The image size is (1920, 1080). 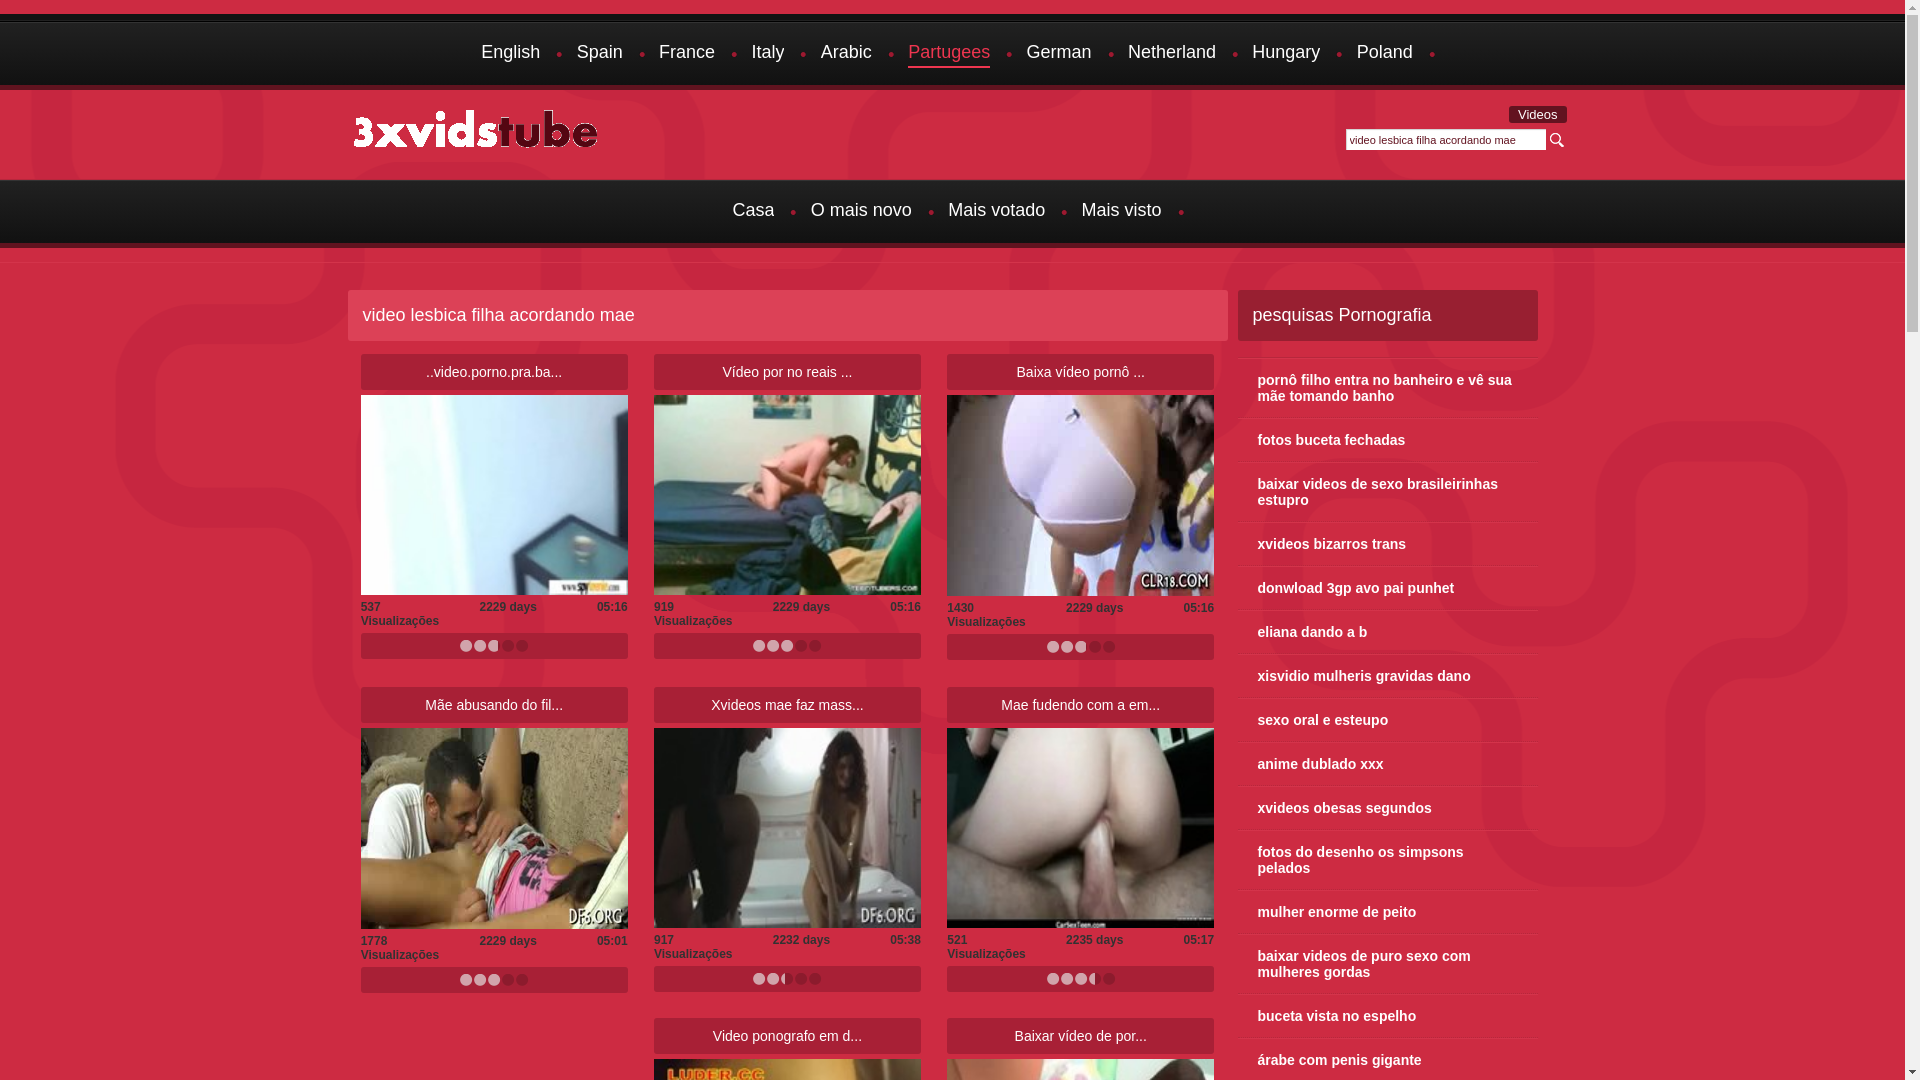 I want to click on 'anime dublado xxx', so click(x=1386, y=763).